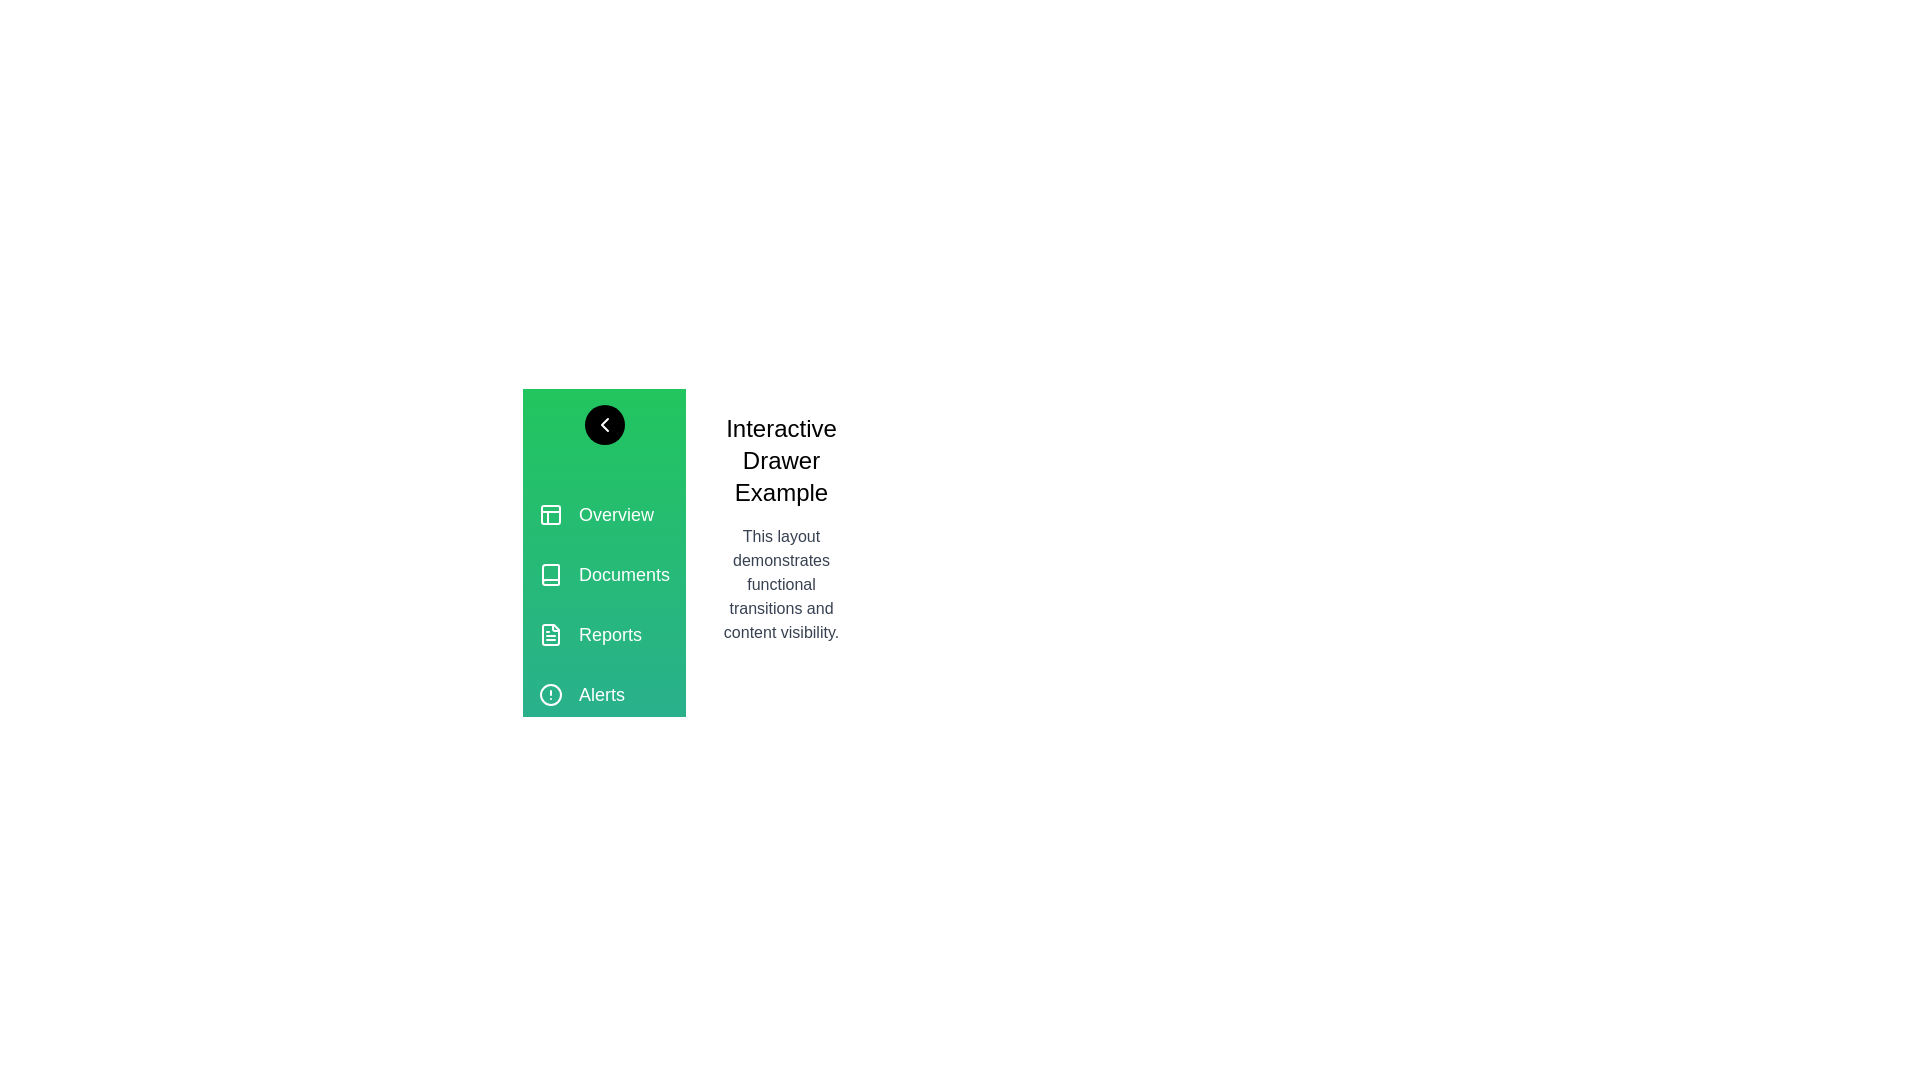 The image size is (1920, 1080). What do you see at coordinates (603, 423) in the screenshot?
I see `button at the top of the drawer to toggle its state` at bounding box center [603, 423].